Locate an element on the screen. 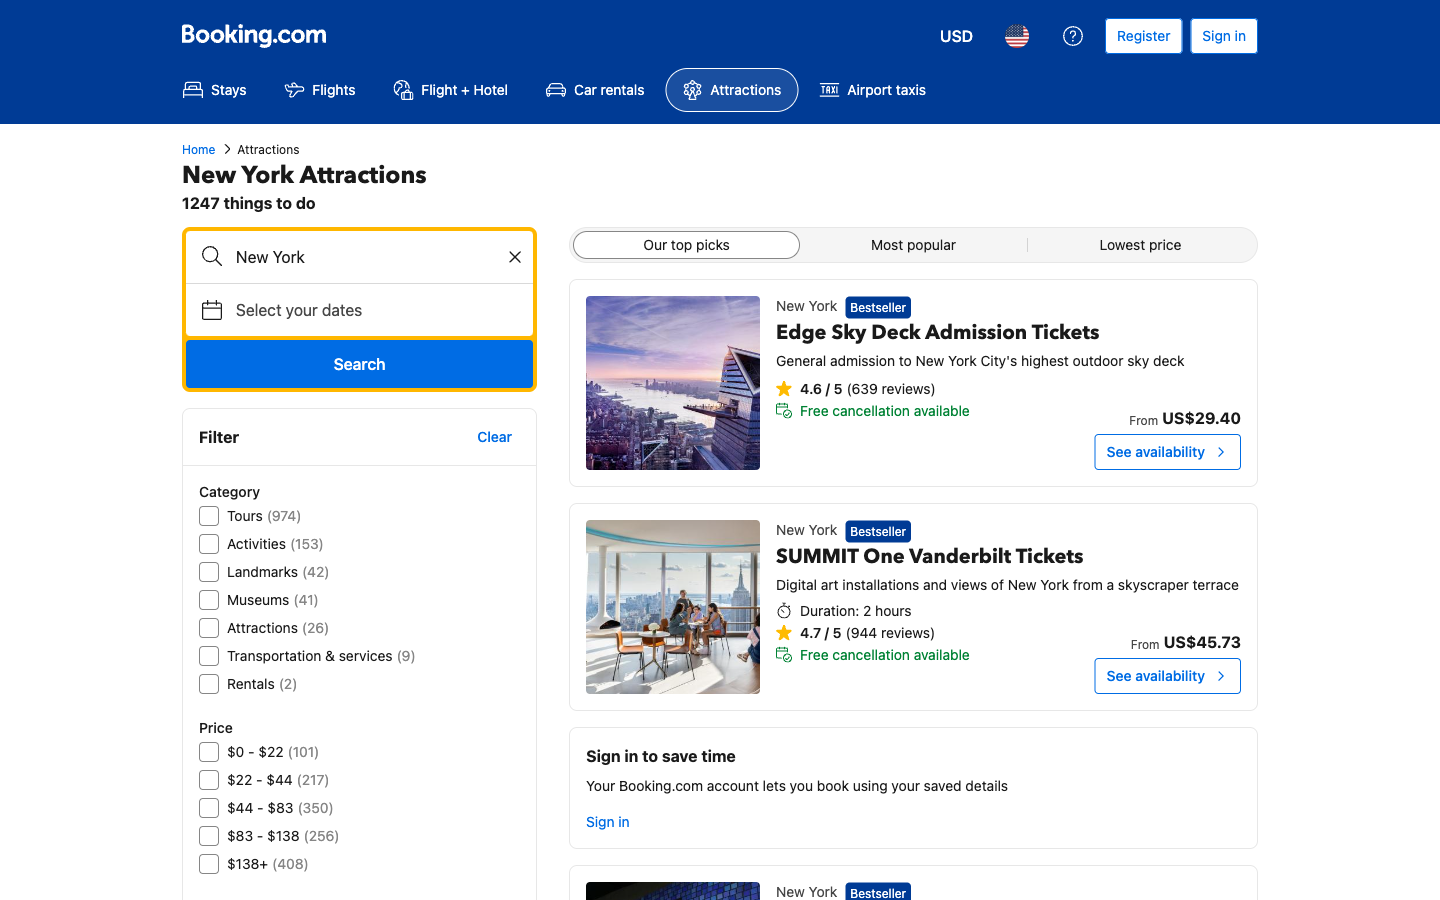  Switch to the next currency option from the current one is located at coordinates (956, 35).